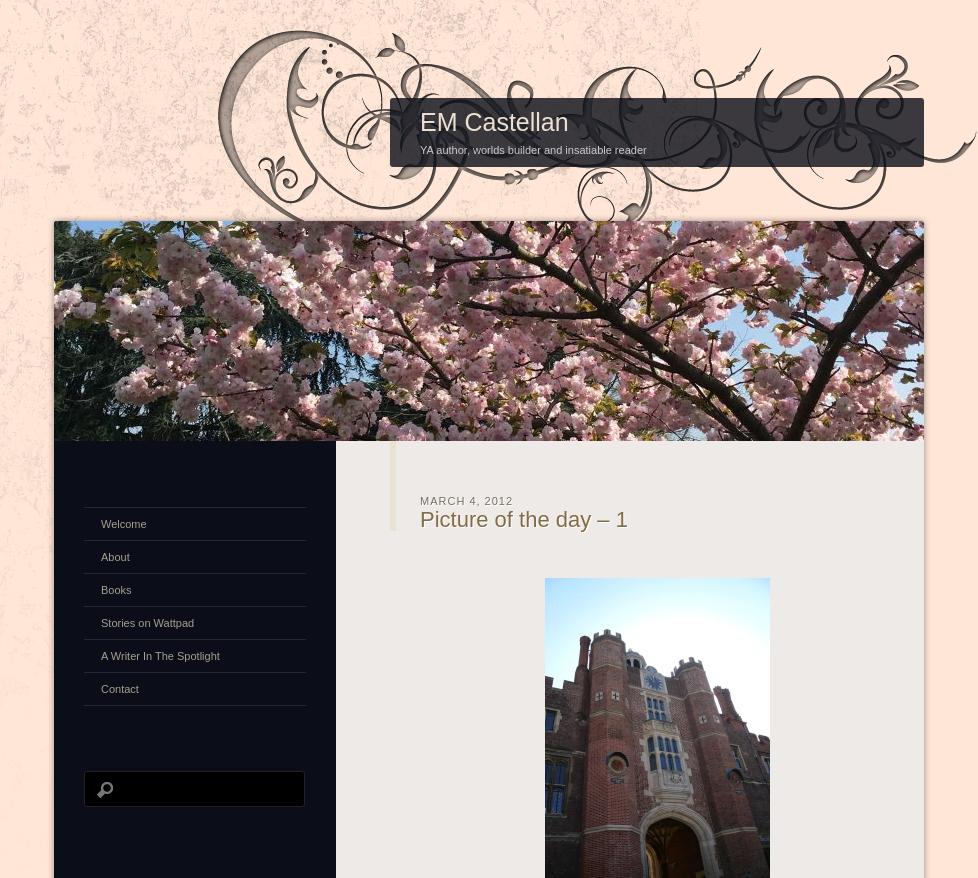  Describe the element at coordinates (533, 148) in the screenshot. I see `'YA author, worlds builder and insatiable reader'` at that location.